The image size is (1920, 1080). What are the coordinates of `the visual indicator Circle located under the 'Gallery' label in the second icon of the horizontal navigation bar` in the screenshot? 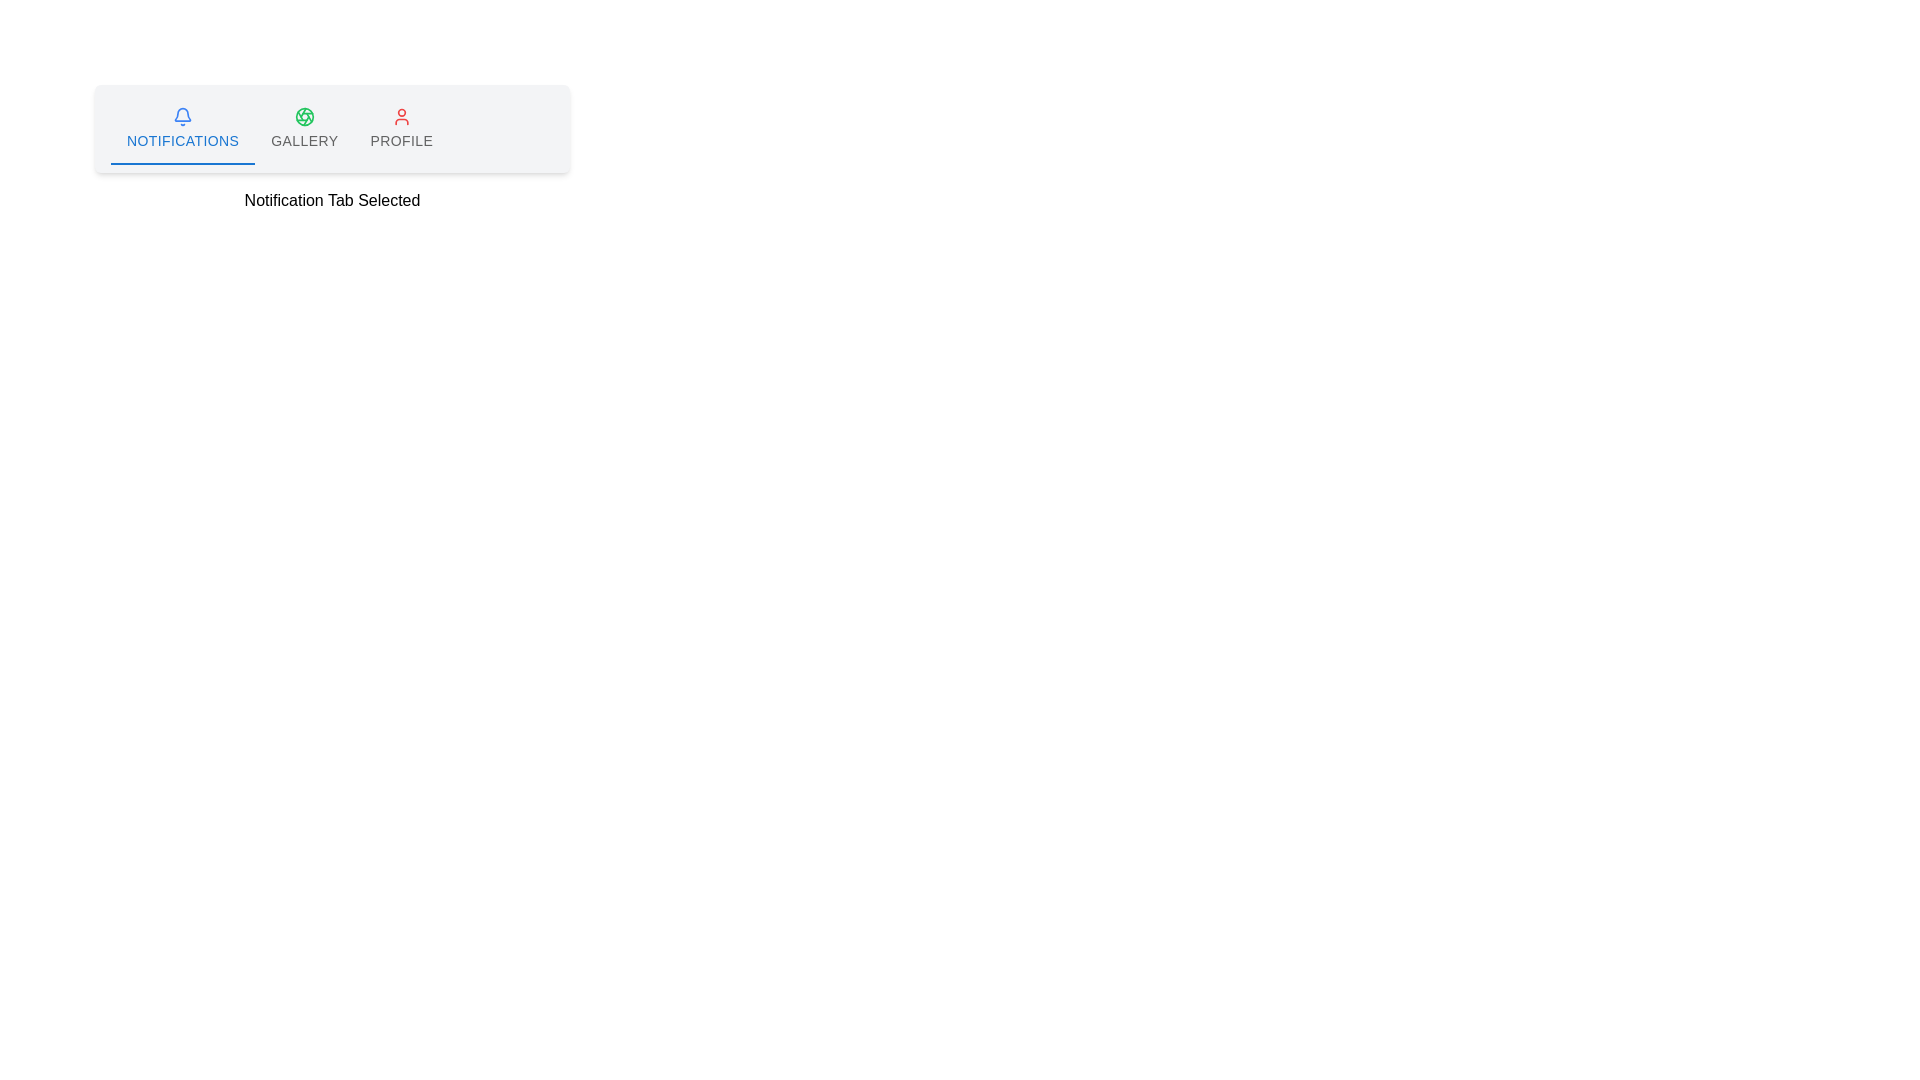 It's located at (303, 117).